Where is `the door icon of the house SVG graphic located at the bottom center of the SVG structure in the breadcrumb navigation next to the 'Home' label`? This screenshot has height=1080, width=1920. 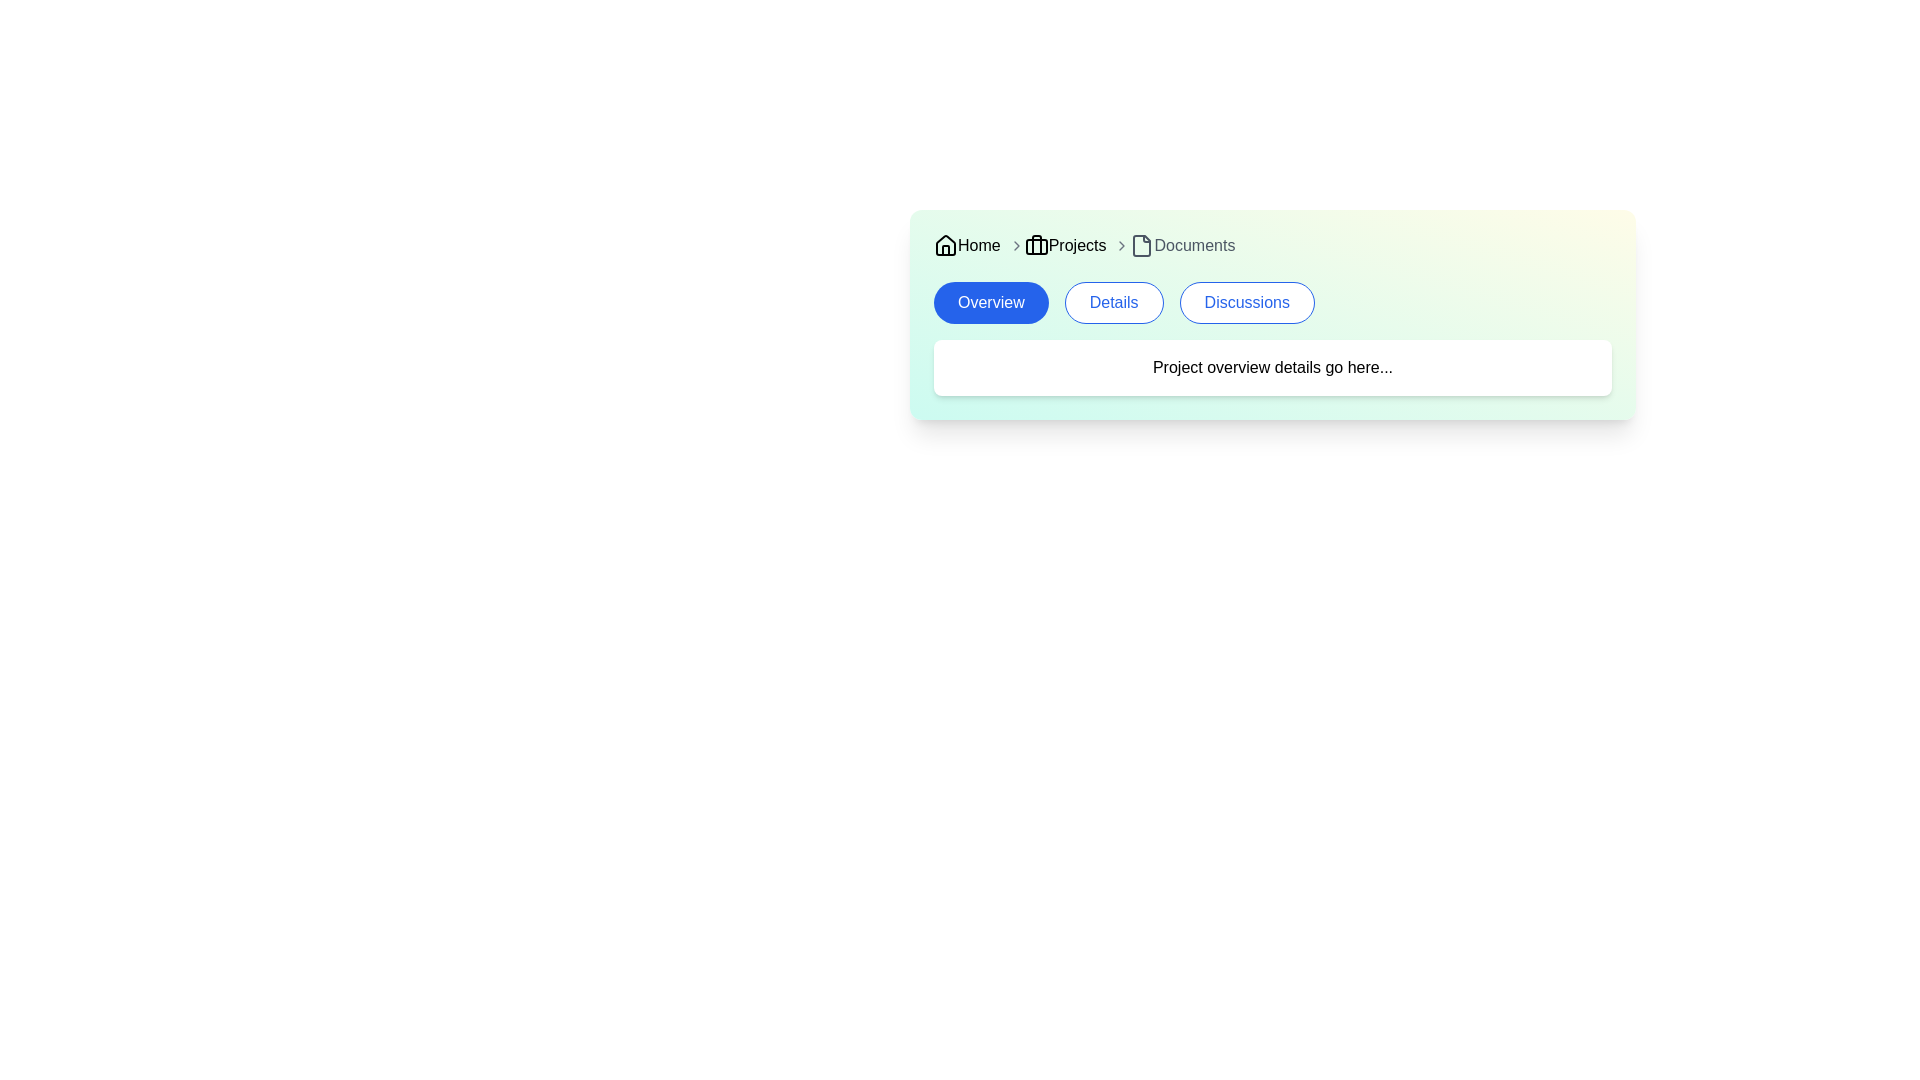 the door icon of the house SVG graphic located at the bottom center of the SVG structure in the breadcrumb navigation next to the 'Home' label is located at coordinates (944, 249).